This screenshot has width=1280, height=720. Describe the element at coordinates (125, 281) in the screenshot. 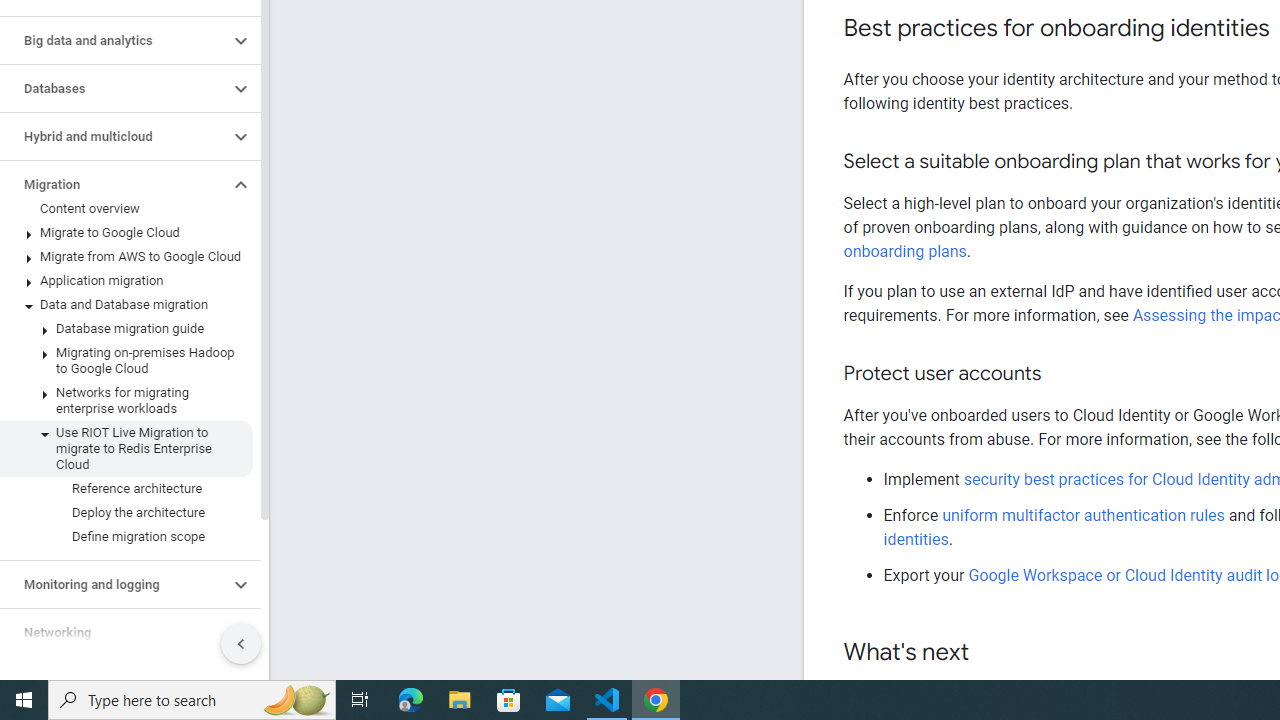

I see `'Application migration'` at that location.